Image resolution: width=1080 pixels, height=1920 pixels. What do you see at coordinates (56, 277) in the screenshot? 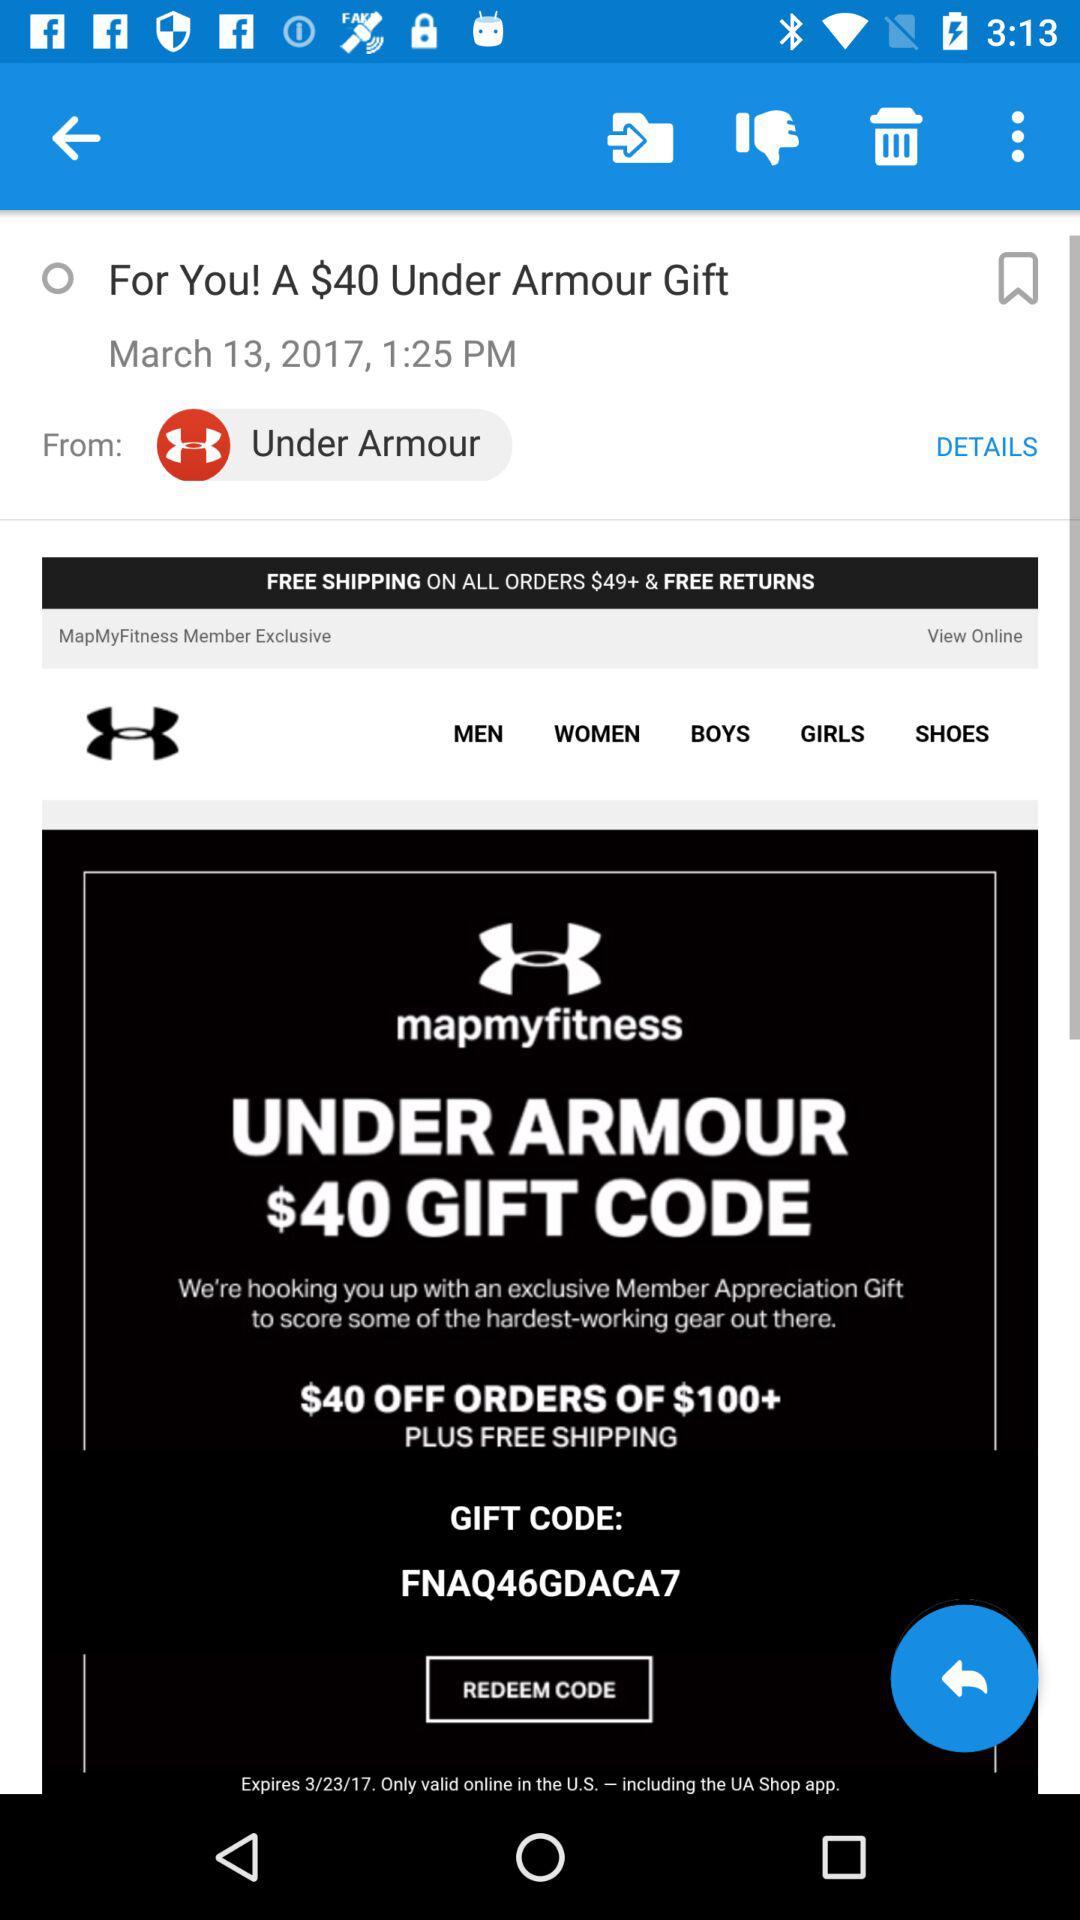
I see `option` at bounding box center [56, 277].